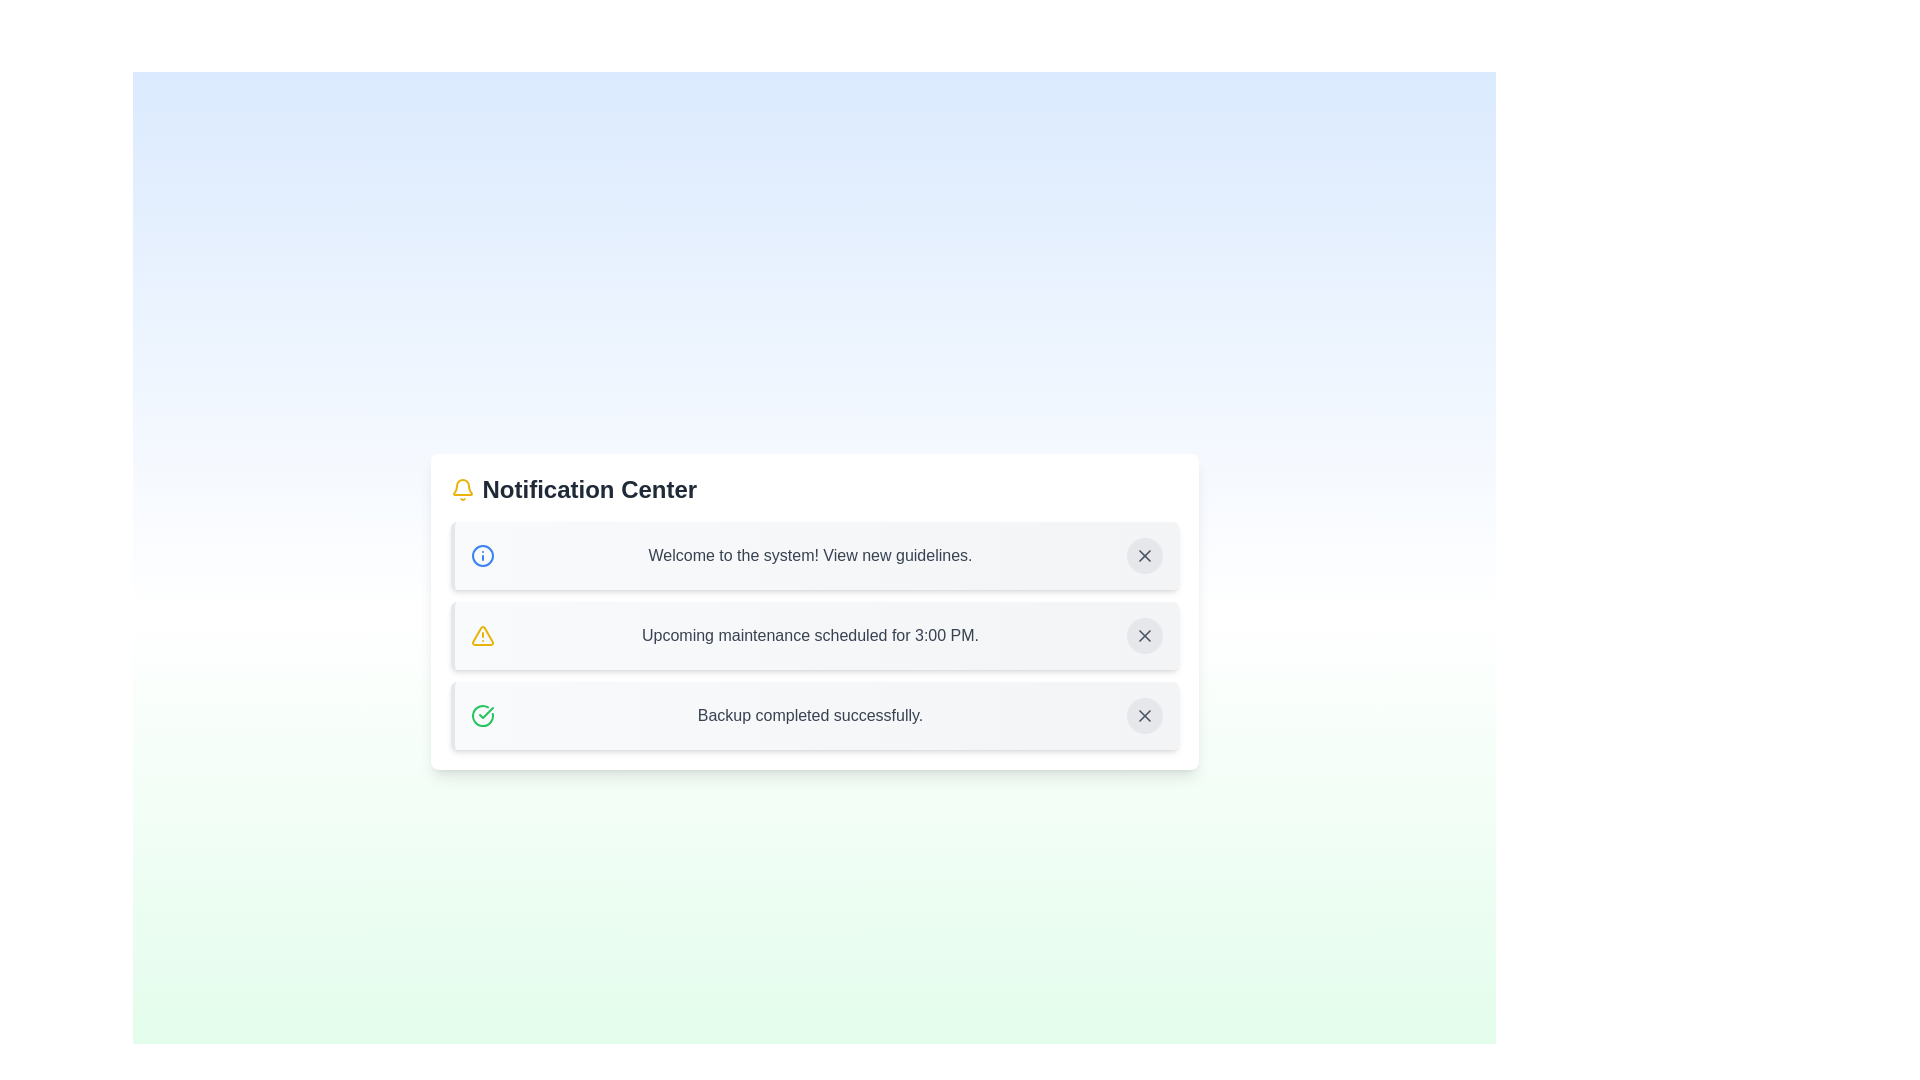 The image size is (1920, 1080). What do you see at coordinates (1144, 636) in the screenshot?
I see `the small 'X' icon located at the far-right of the second notification block stating 'Upcoming maintenance scheduled for 3:00 PM'` at bounding box center [1144, 636].